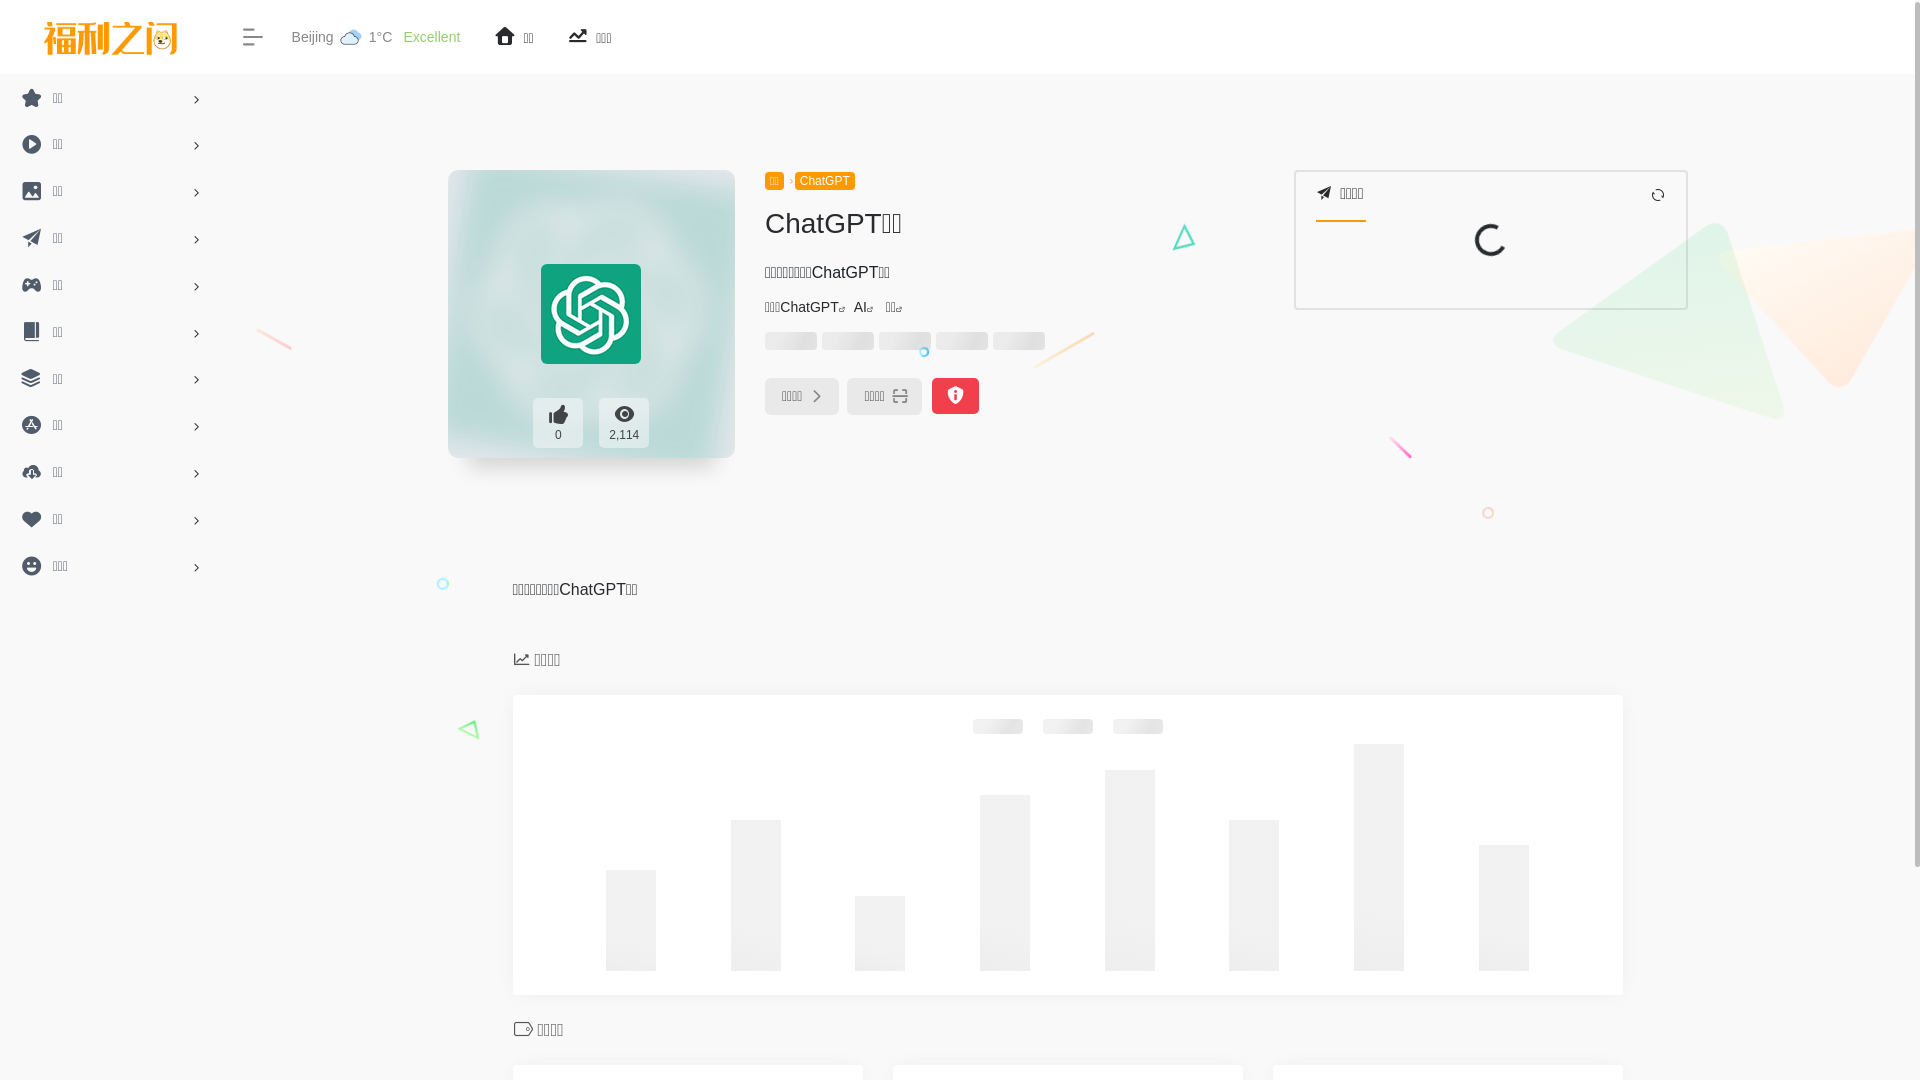  Describe the element at coordinates (557, 422) in the screenshot. I see `'0'` at that location.